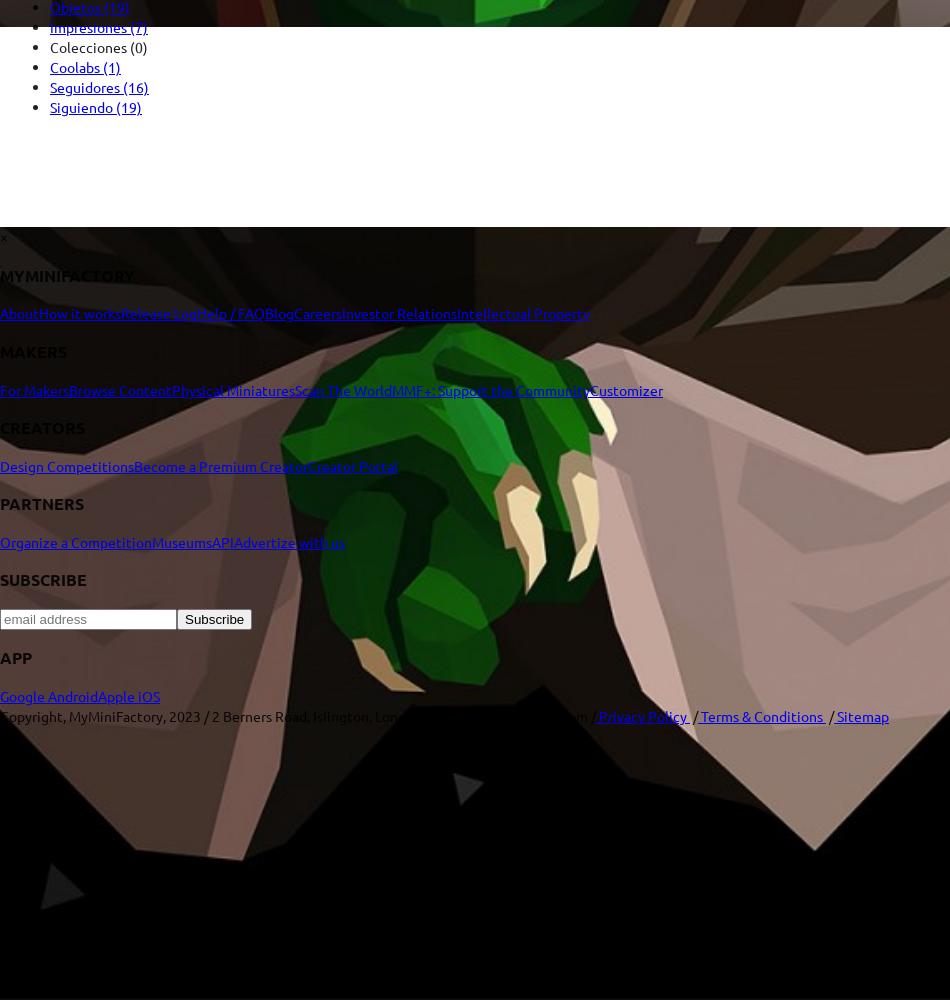  I want to click on 'Help / FAQ', so click(197, 312).